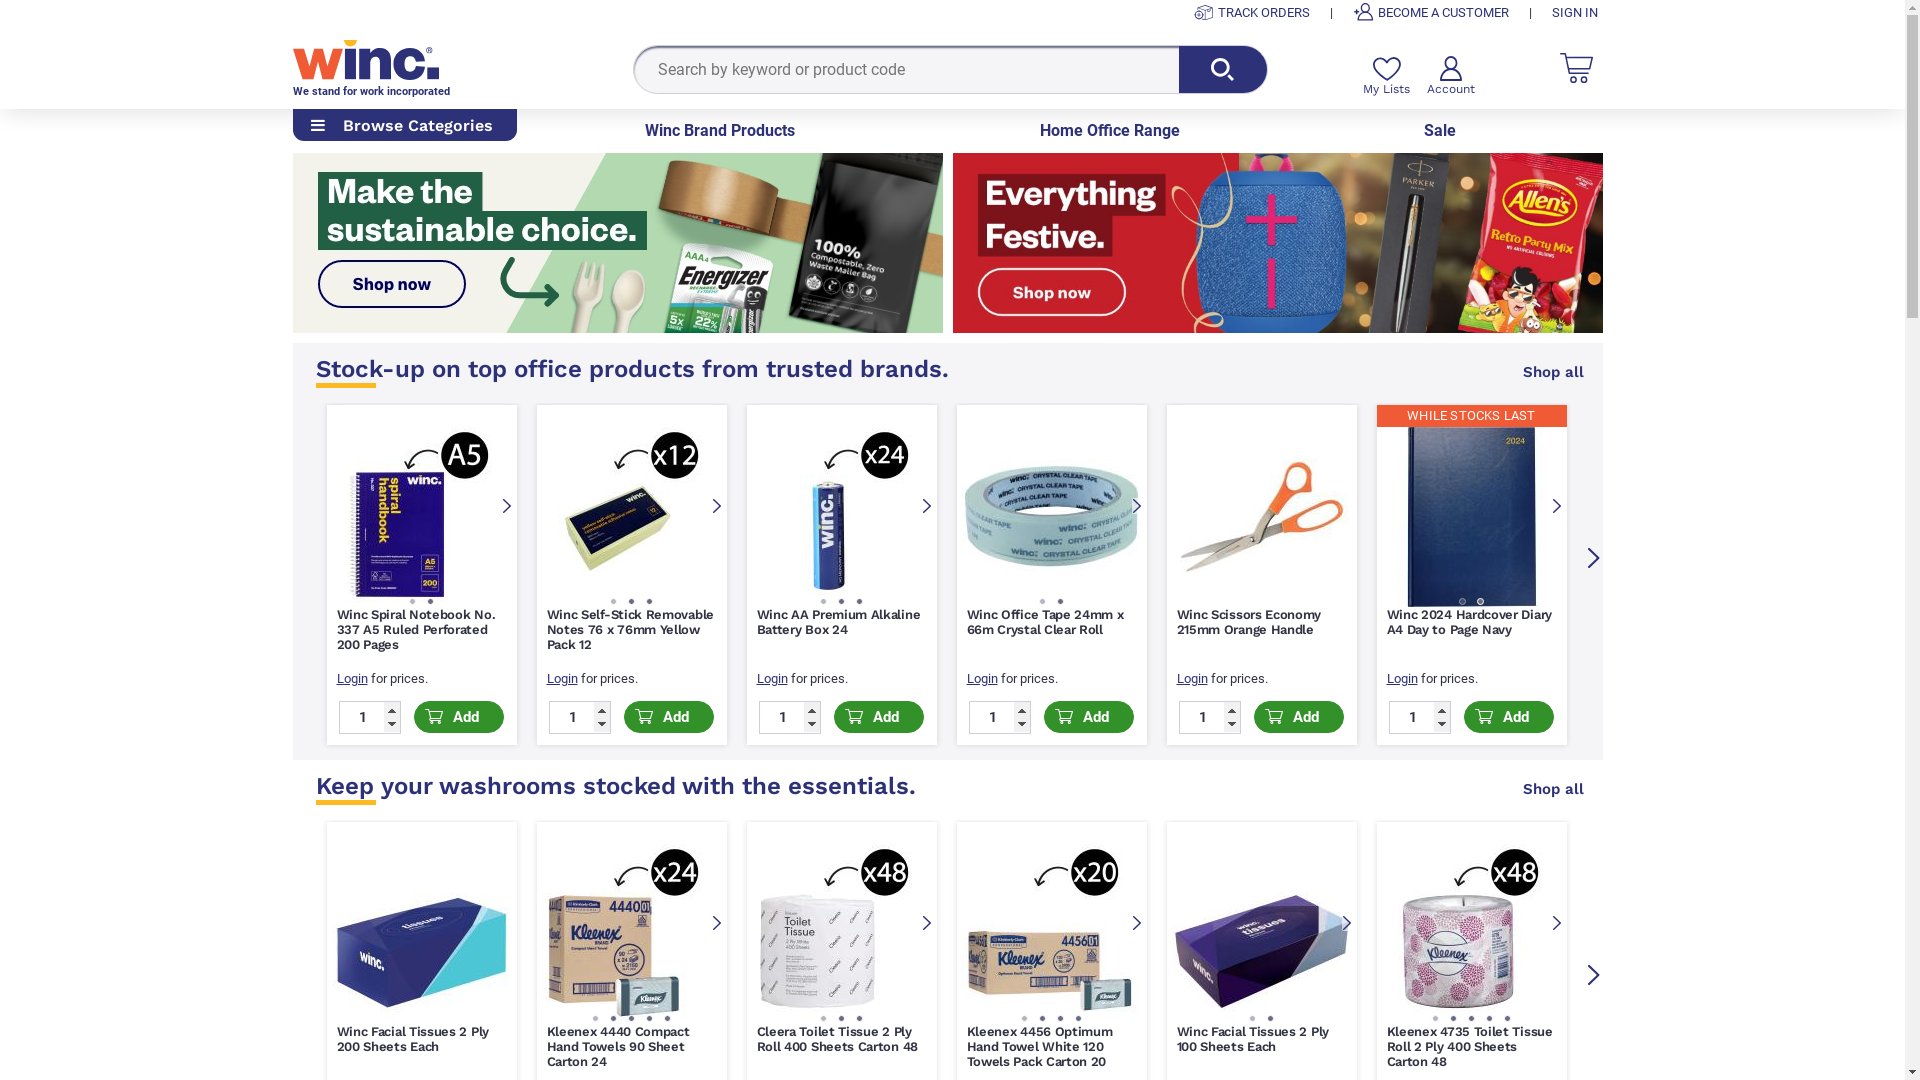 Image resolution: width=1920 pixels, height=1080 pixels. What do you see at coordinates (623, 716) in the screenshot?
I see `'Add'` at bounding box center [623, 716].